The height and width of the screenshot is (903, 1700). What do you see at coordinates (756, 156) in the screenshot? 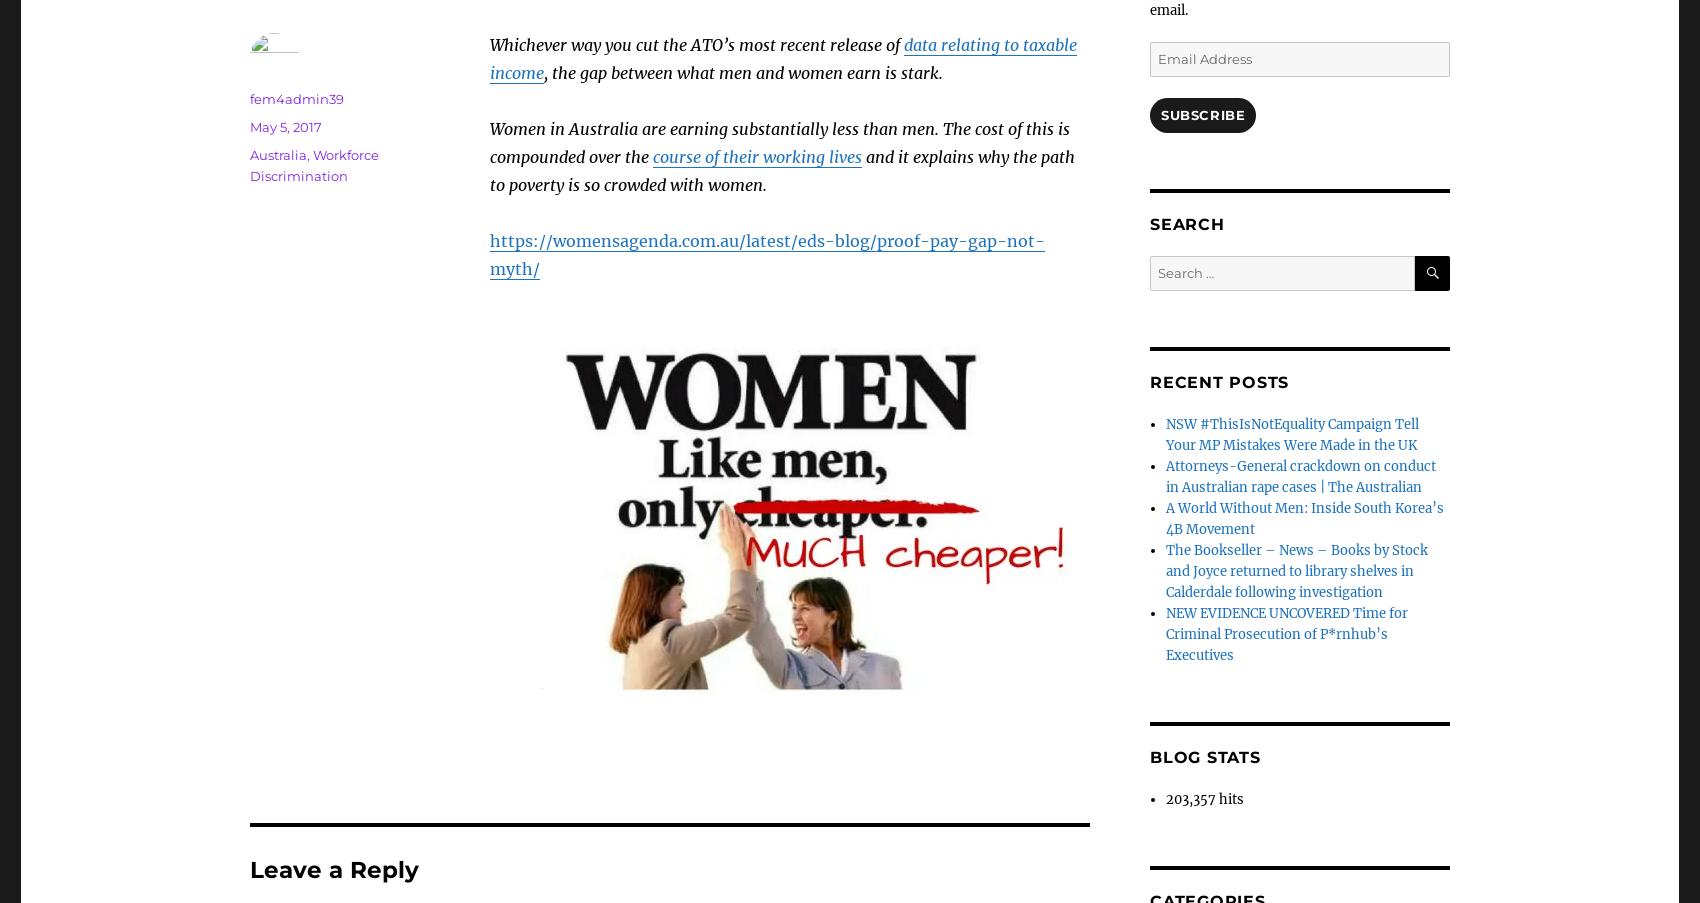
I see `'course of their working lives'` at bounding box center [756, 156].